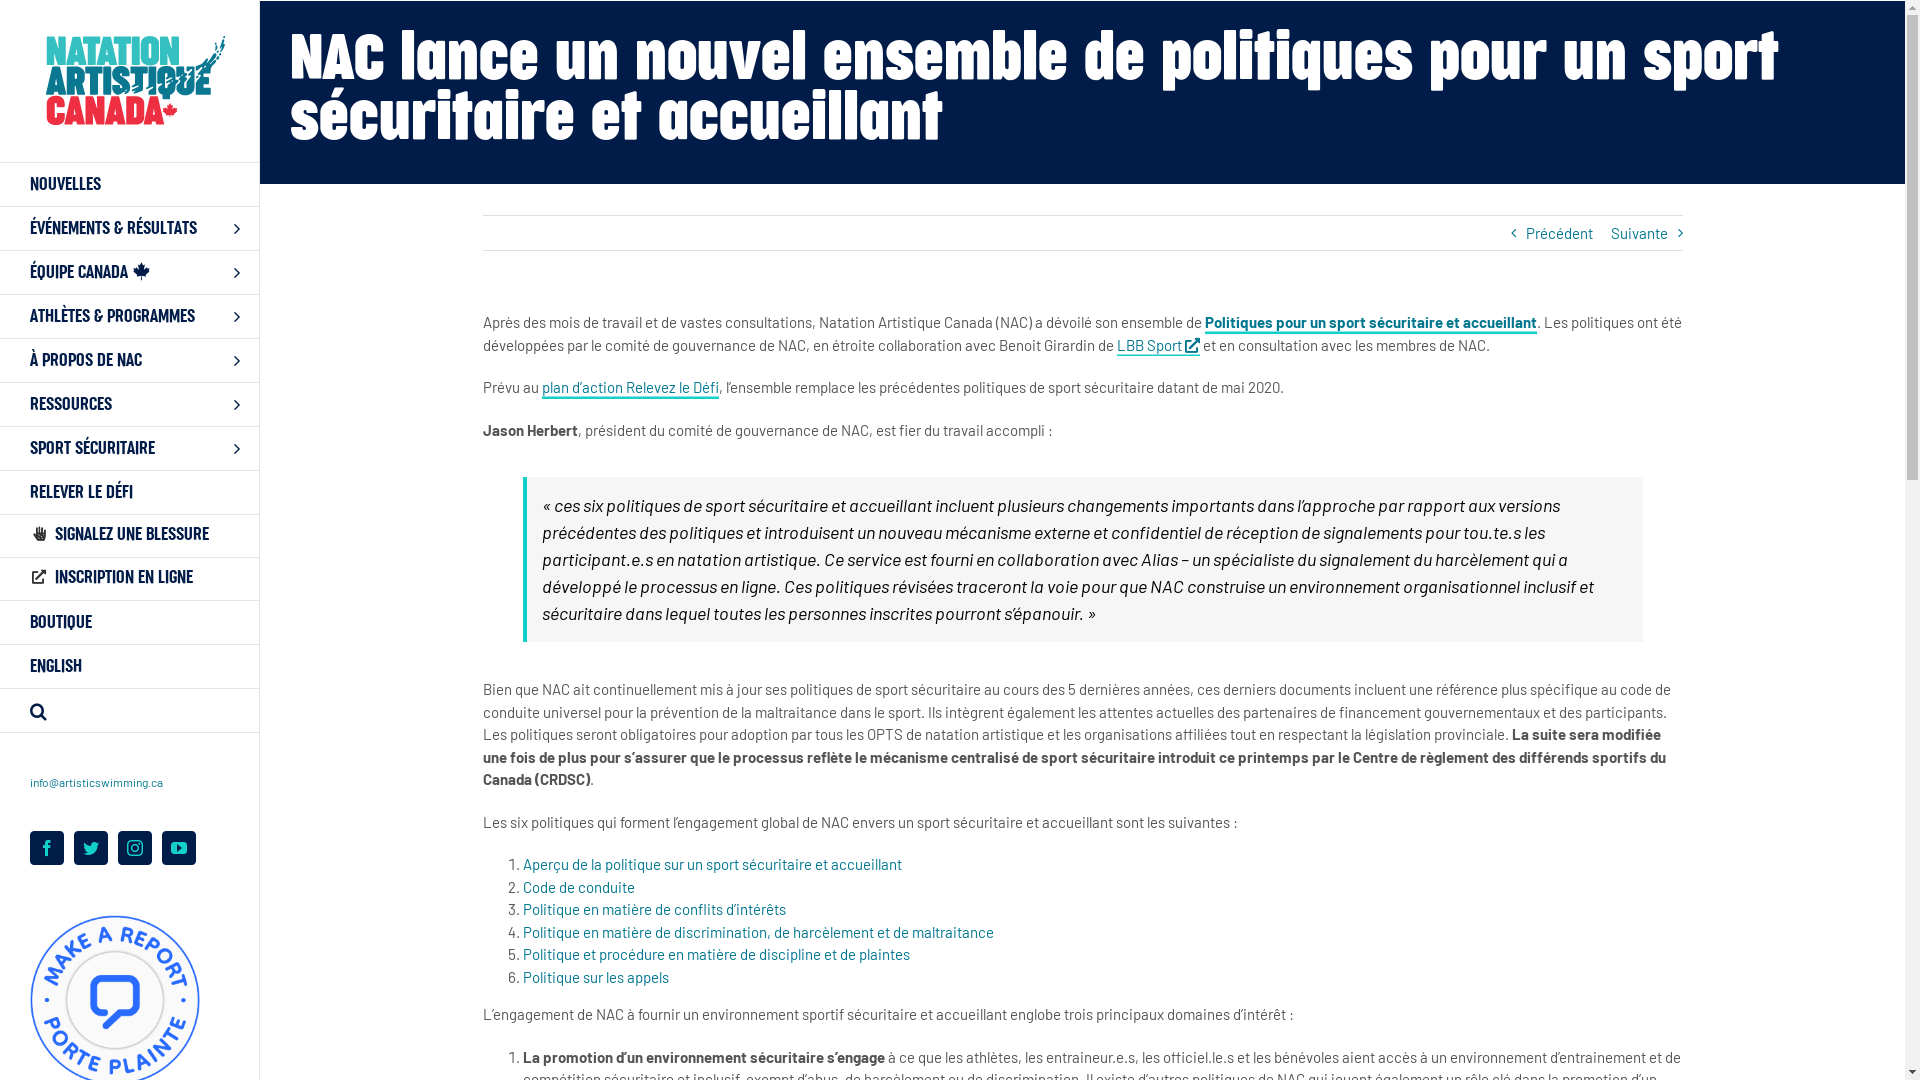 This screenshot has width=1920, height=1080. What do you see at coordinates (128, 709) in the screenshot?
I see `'Search'` at bounding box center [128, 709].